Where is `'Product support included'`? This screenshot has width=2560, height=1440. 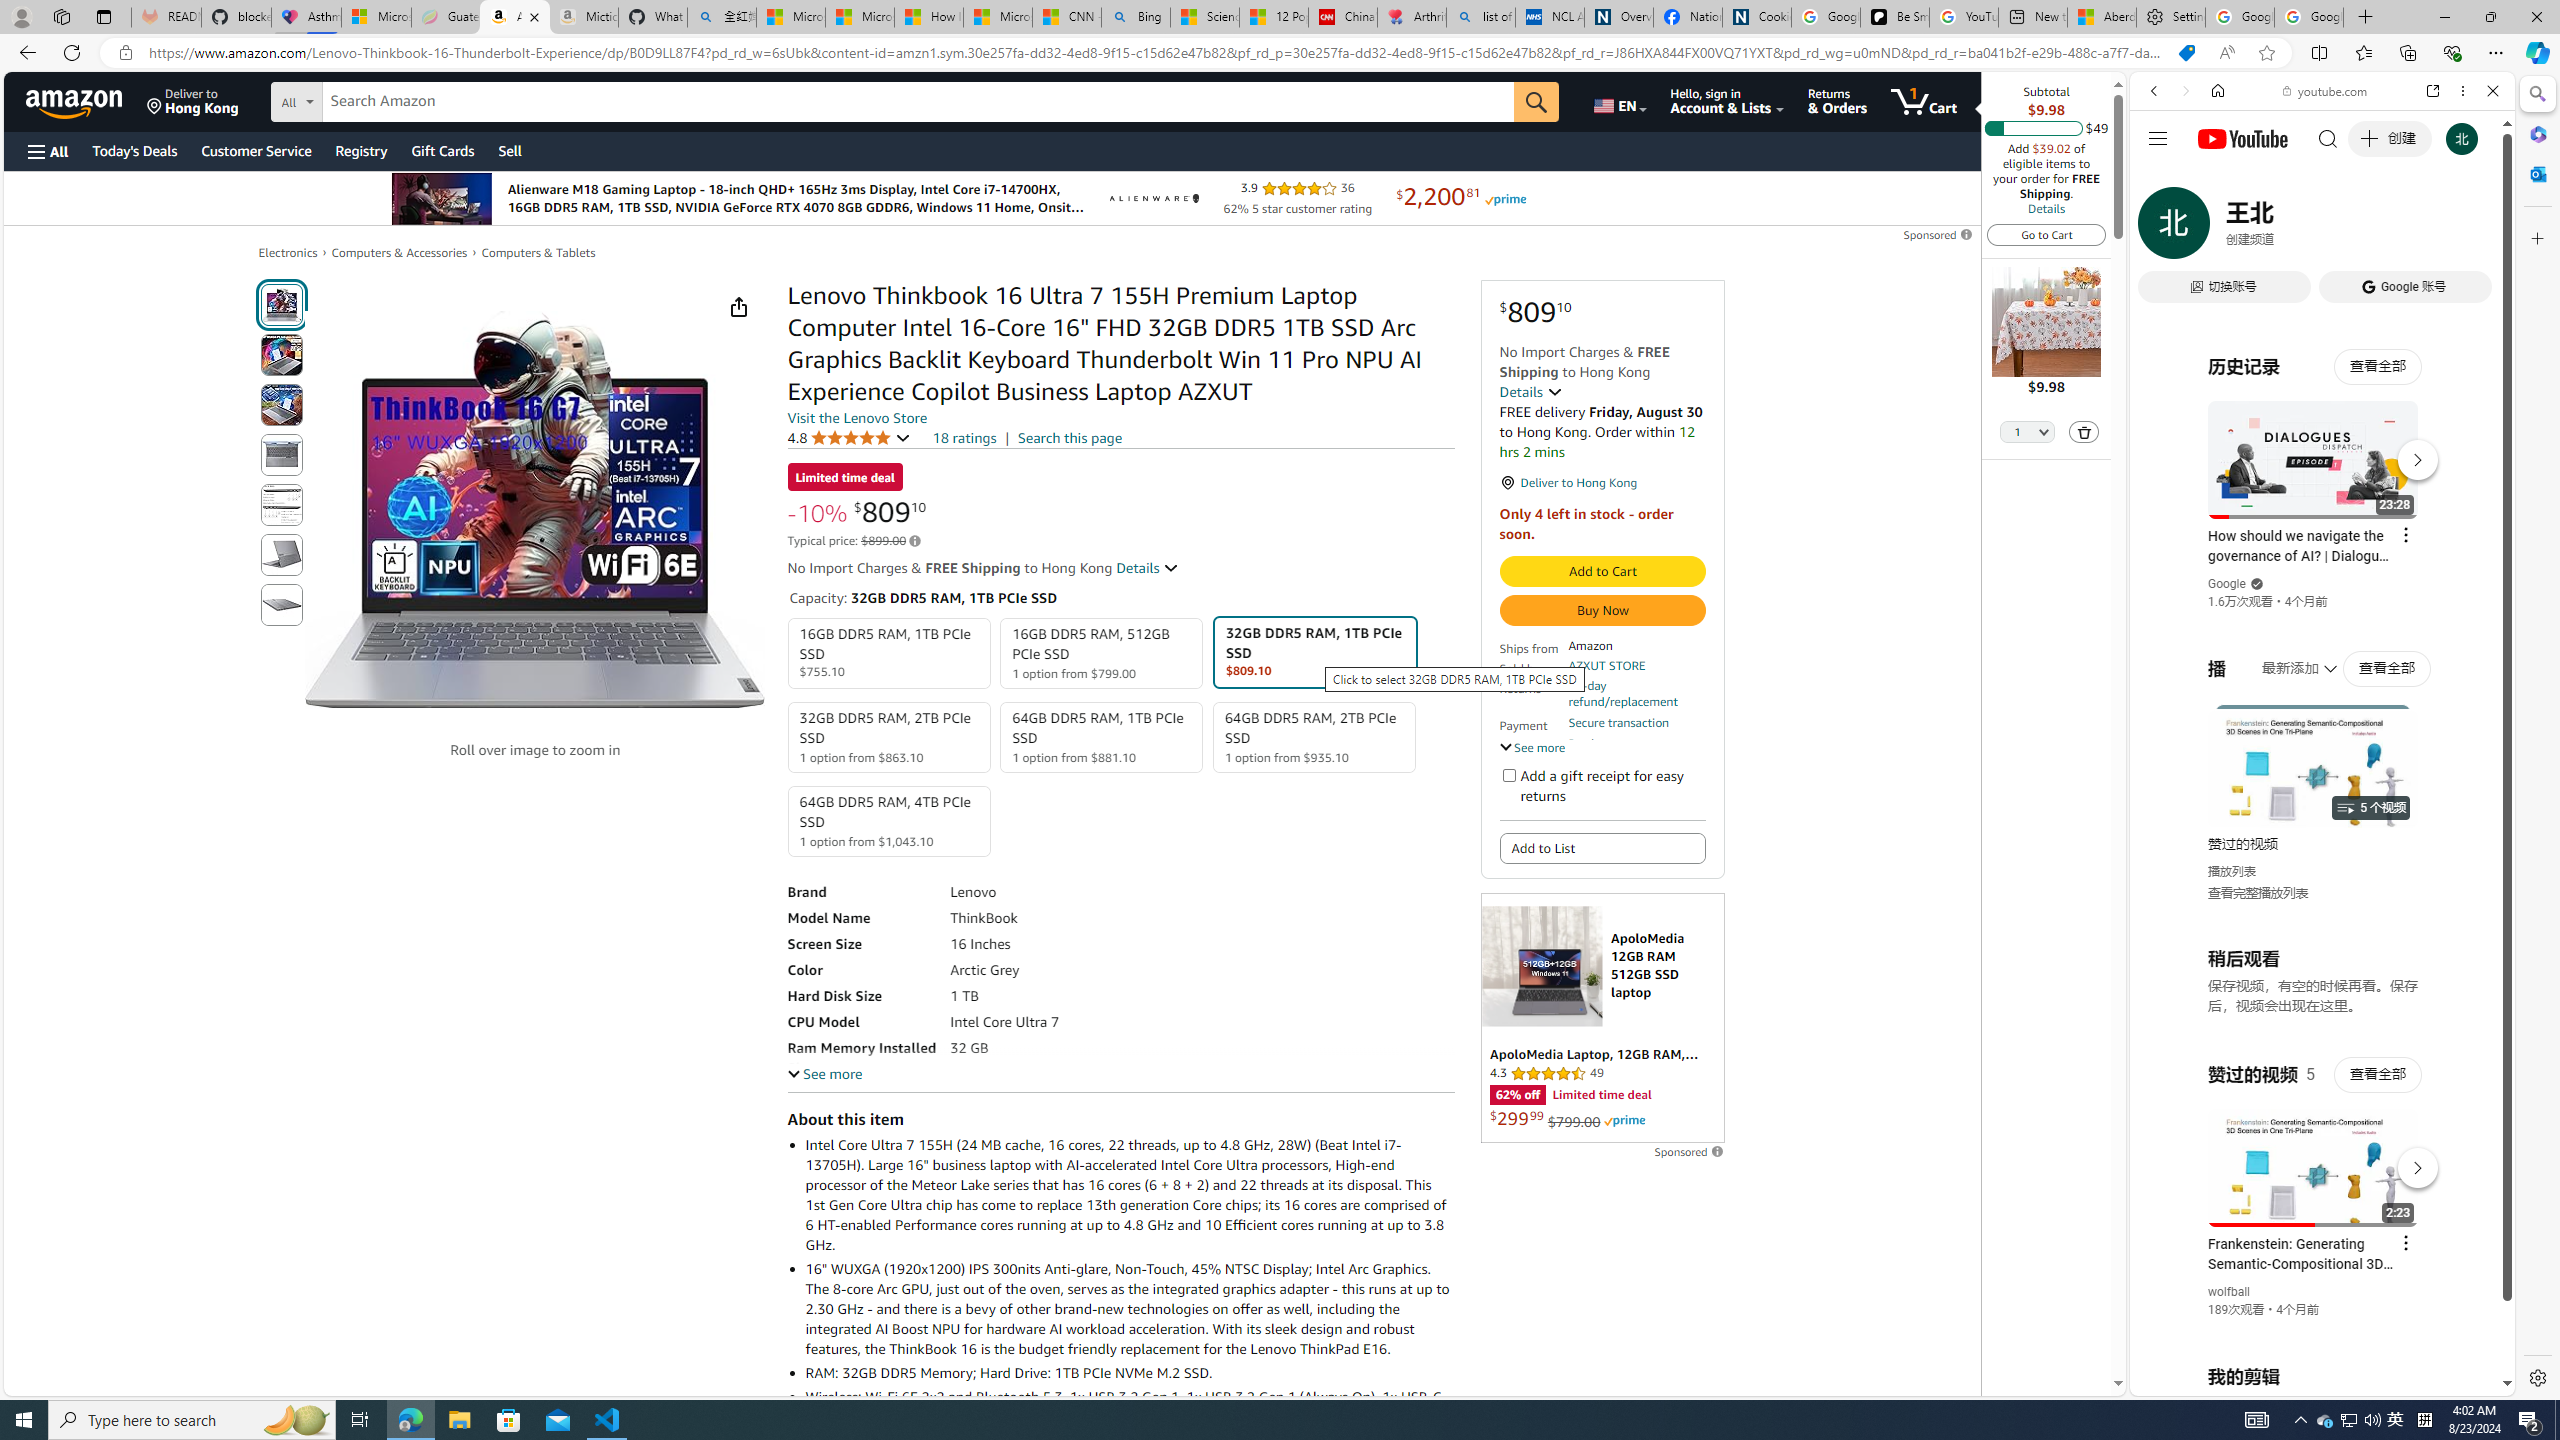 'Product support included' is located at coordinates (1634, 750).